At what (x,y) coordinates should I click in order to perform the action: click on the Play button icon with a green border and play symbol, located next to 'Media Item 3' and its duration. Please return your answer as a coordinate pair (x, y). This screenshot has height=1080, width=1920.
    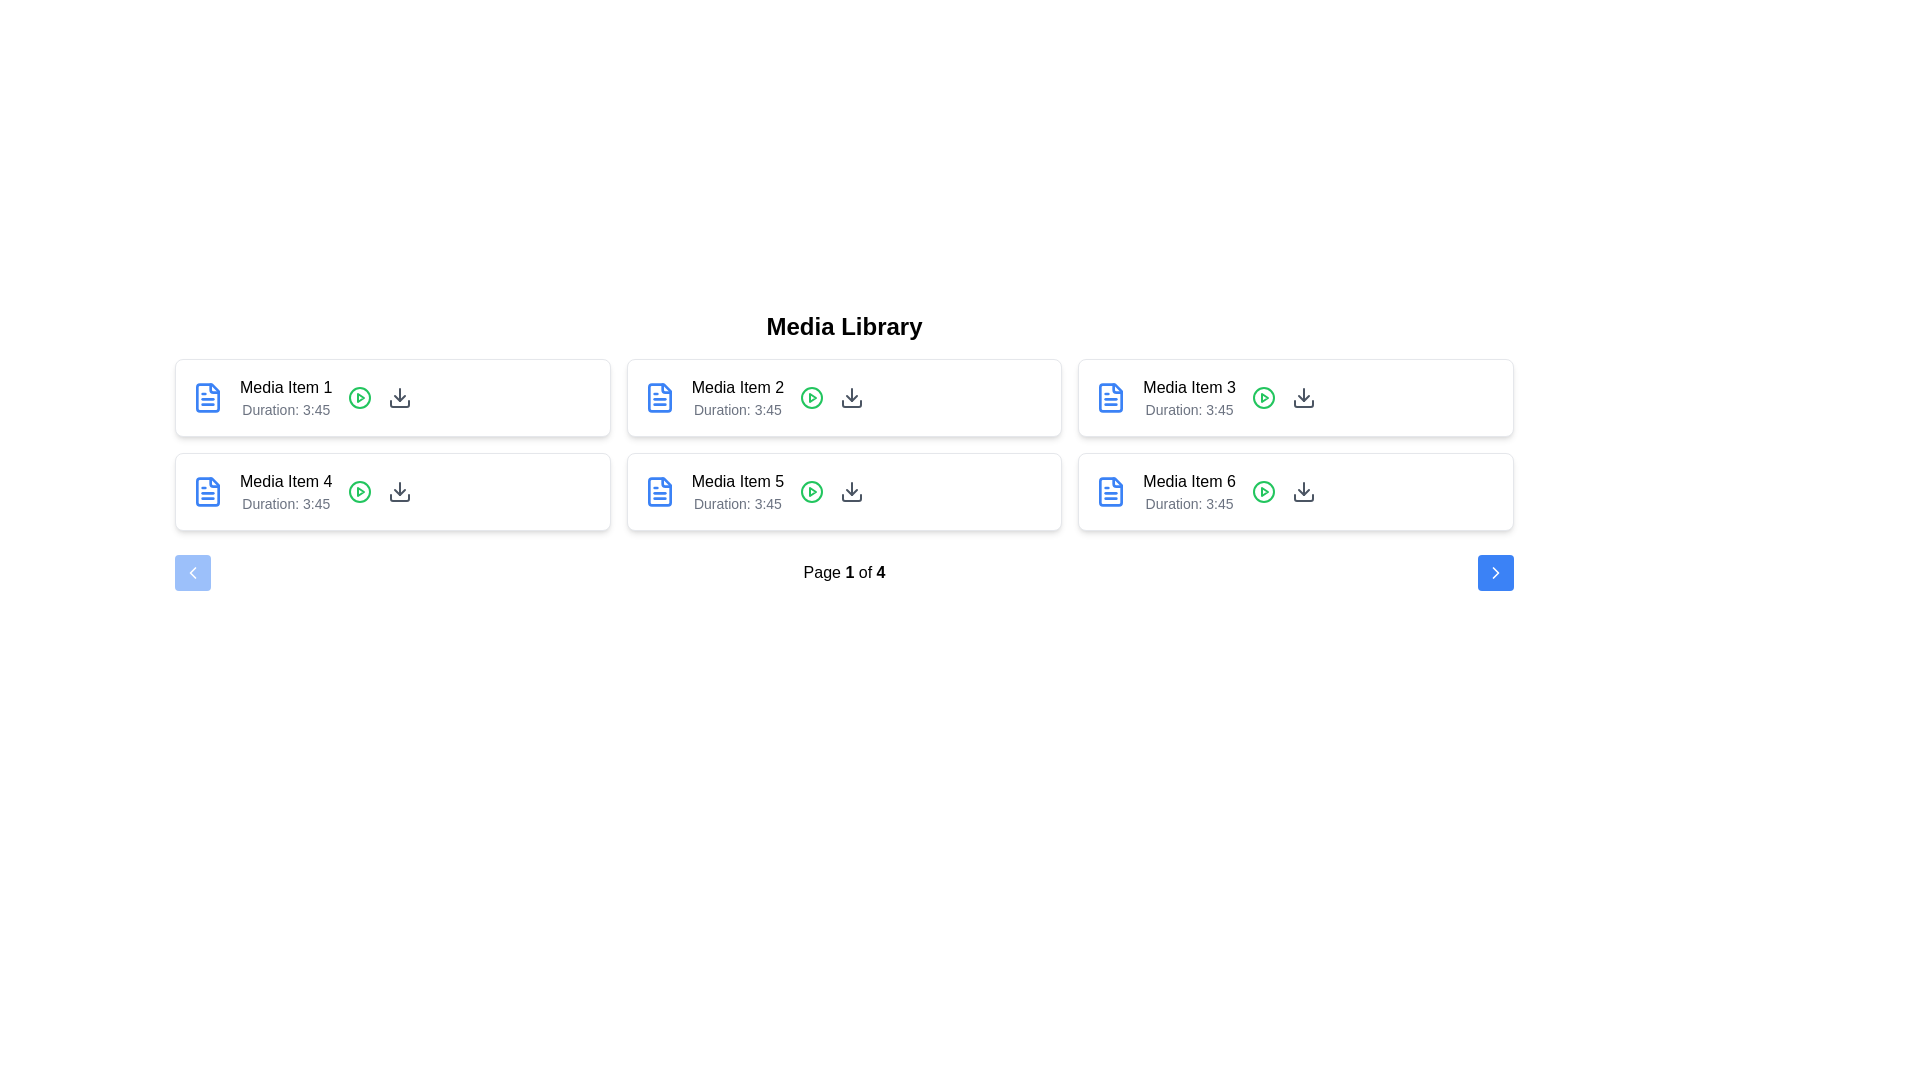
    Looking at the image, I should click on (1262, 397).